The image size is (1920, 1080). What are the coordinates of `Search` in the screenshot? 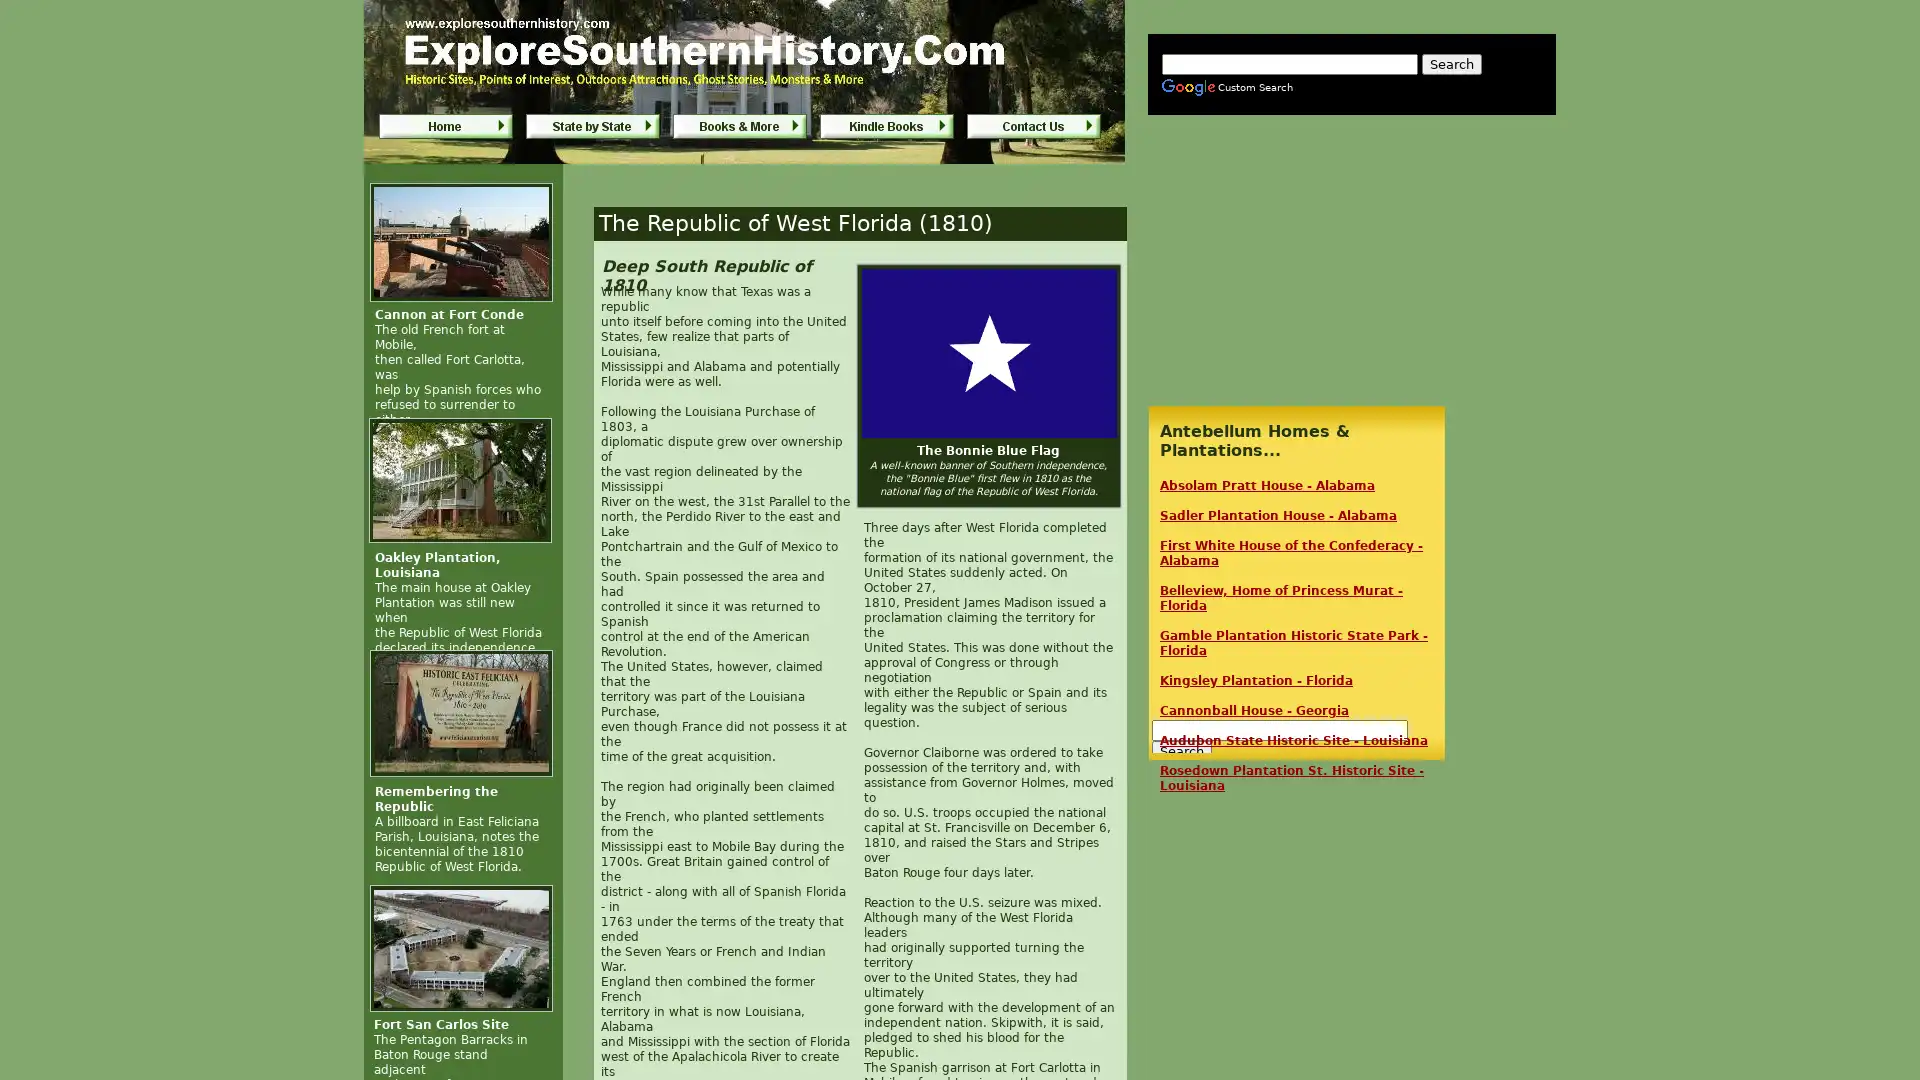 It's located at (1181, 751).